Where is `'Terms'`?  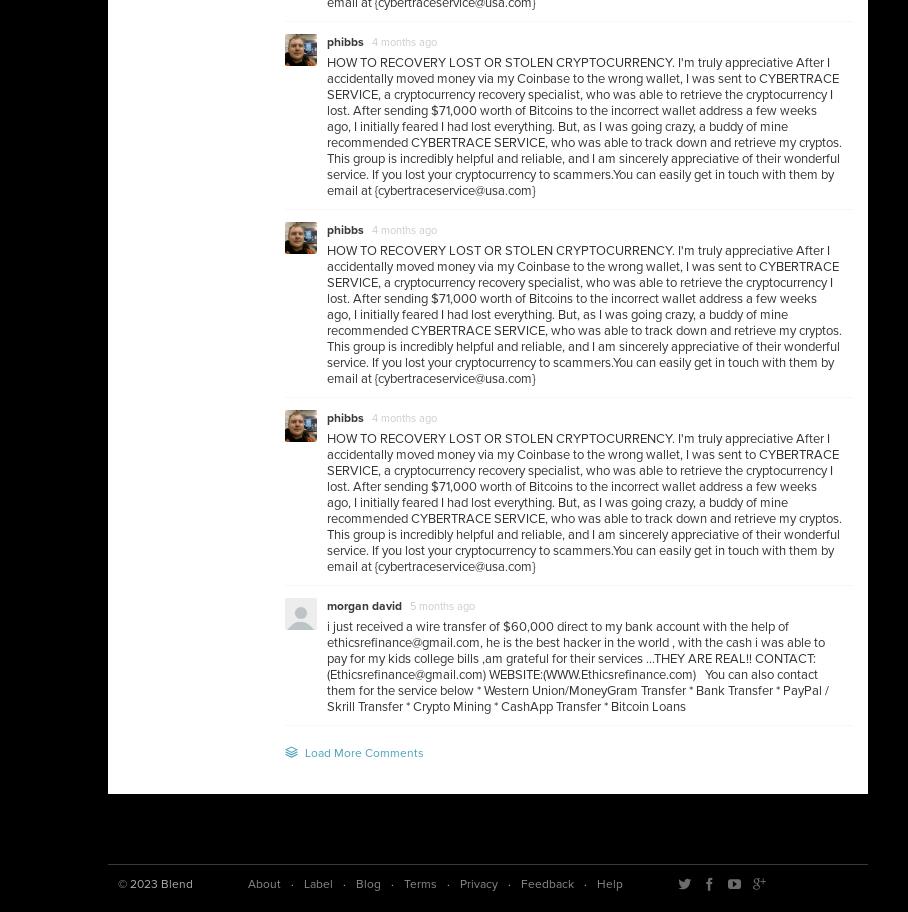 'Terms' is located at coordinates (420, 883).